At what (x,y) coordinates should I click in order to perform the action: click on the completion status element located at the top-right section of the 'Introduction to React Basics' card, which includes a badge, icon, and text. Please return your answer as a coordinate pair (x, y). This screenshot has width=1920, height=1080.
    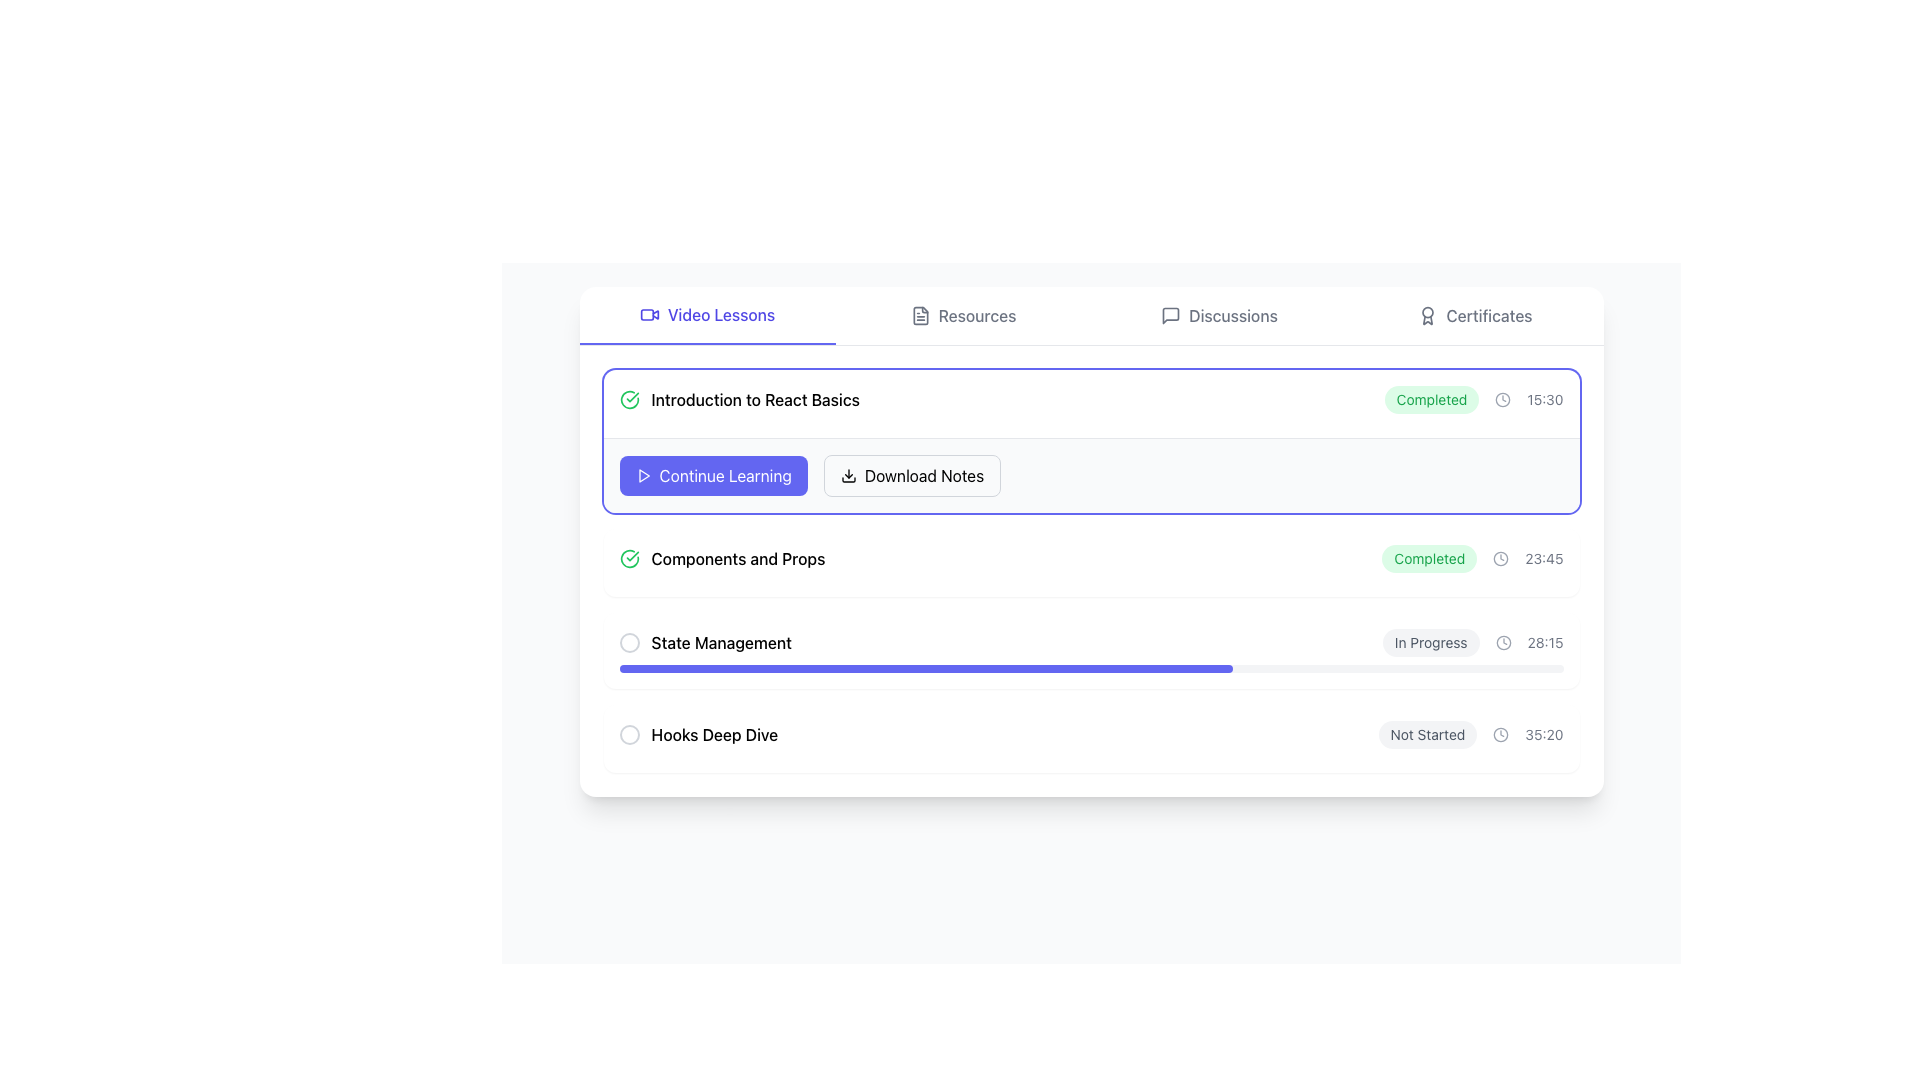
    Looking at the image, I should click on (1473, 400).